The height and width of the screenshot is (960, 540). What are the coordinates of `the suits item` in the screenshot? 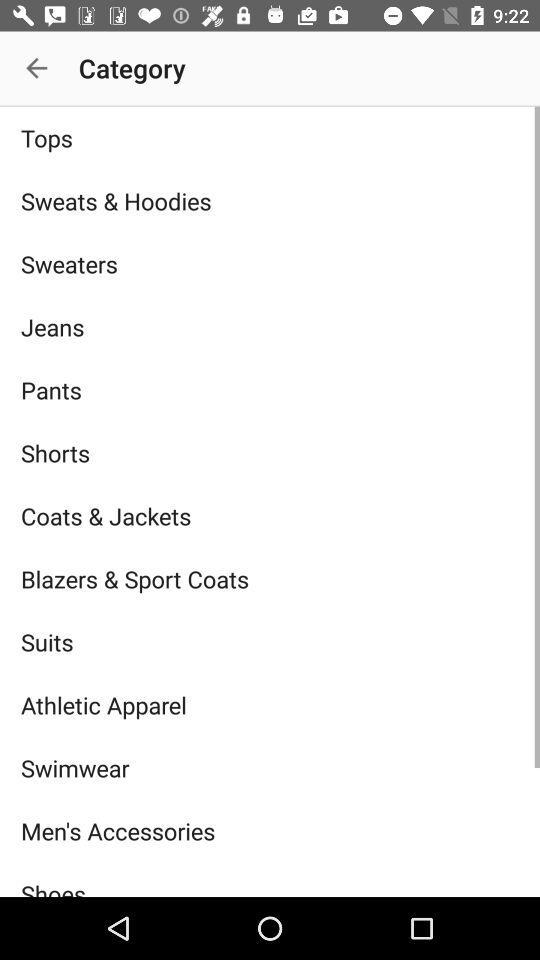 It's located at (270, 641).